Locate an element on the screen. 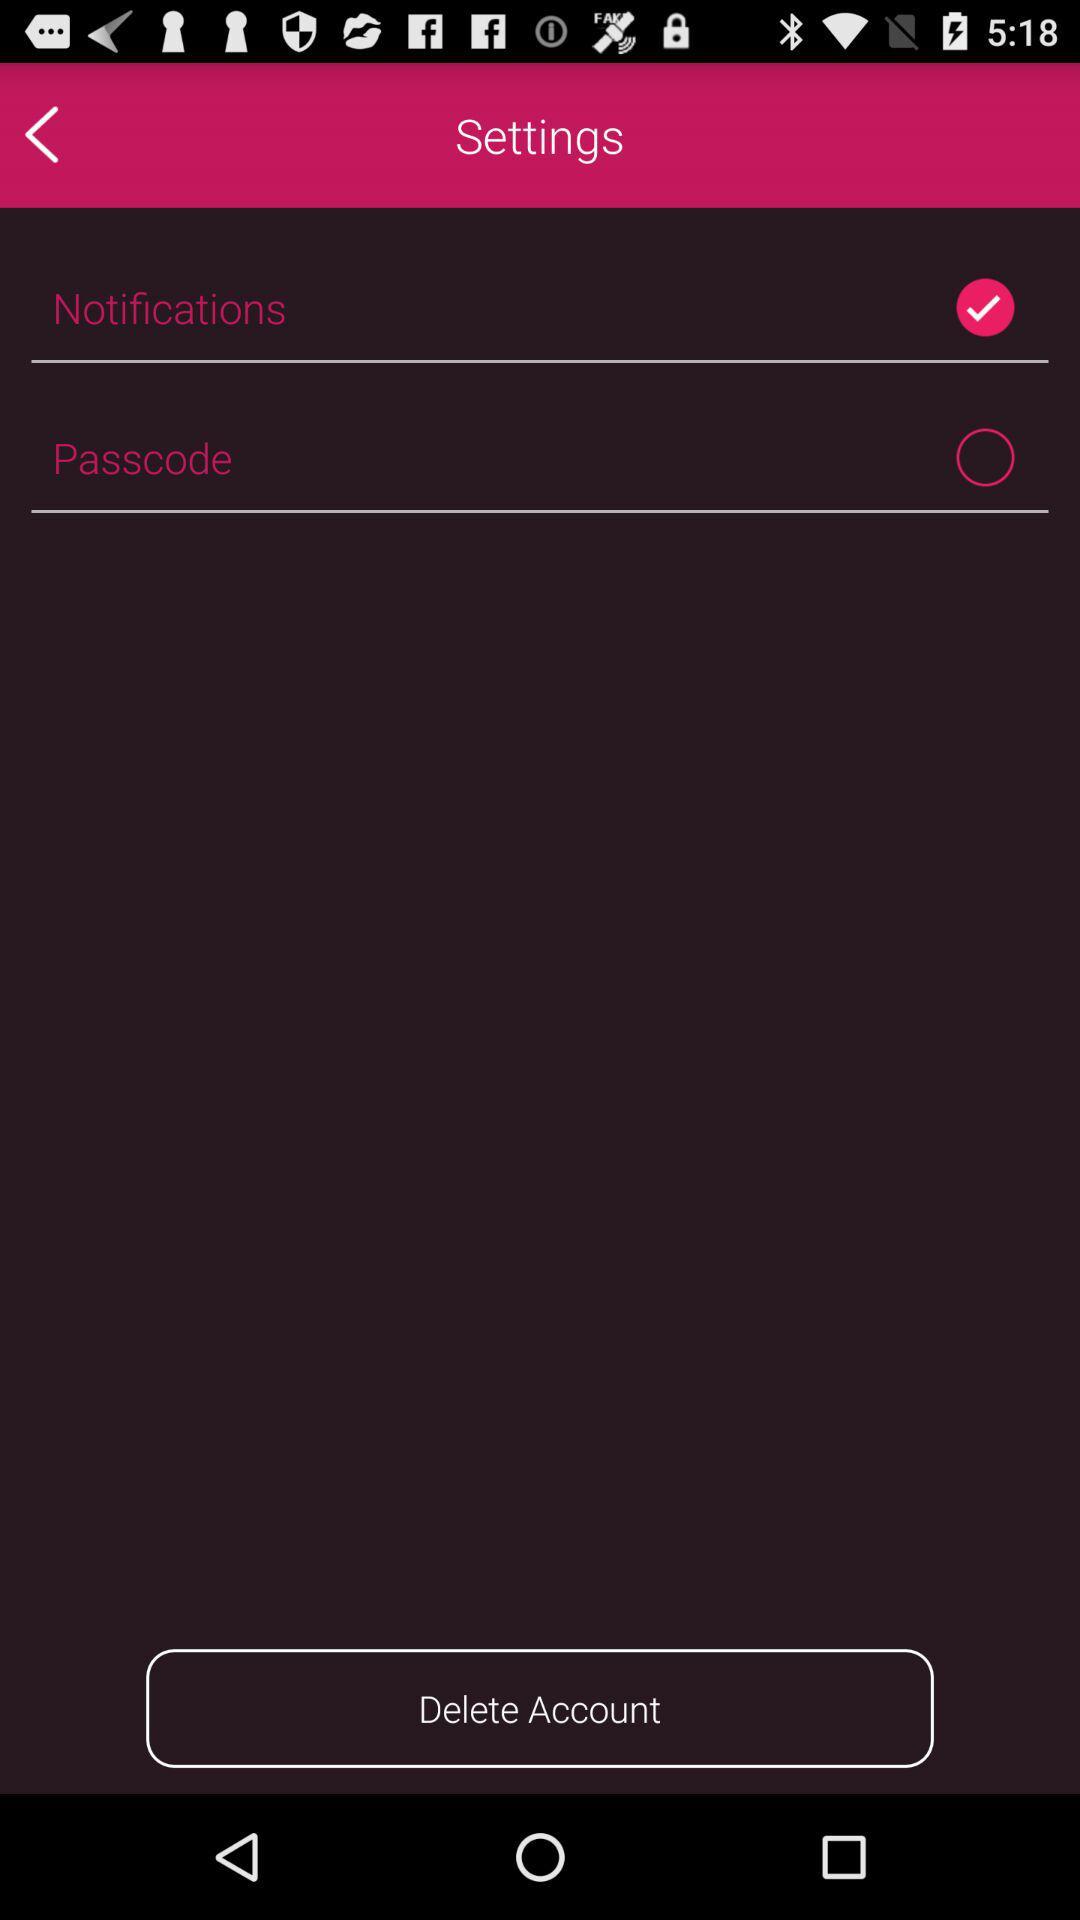 The image size is (1080, 1920). the icon next to passcode icon is located at coordinates (984, 456).